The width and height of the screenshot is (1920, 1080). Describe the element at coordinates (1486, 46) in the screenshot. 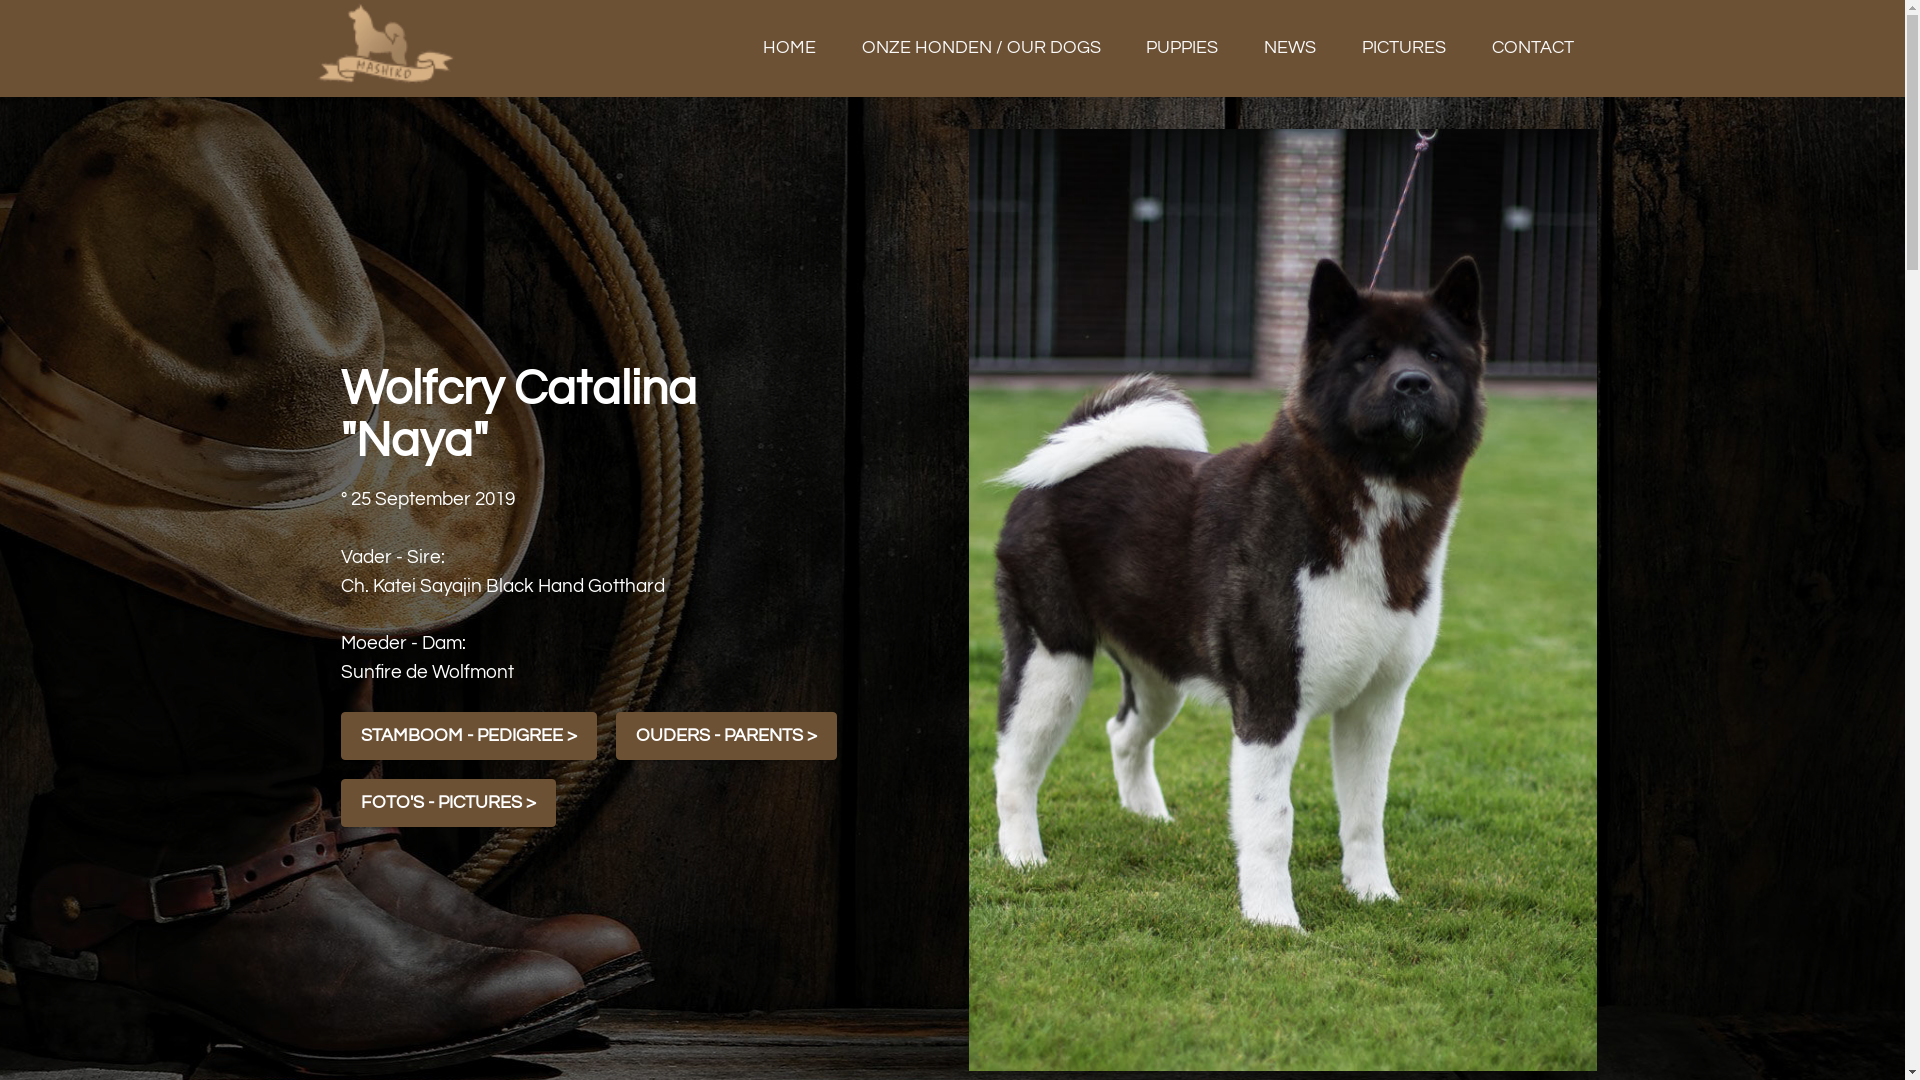

I see `'CONTACT'` at that location.